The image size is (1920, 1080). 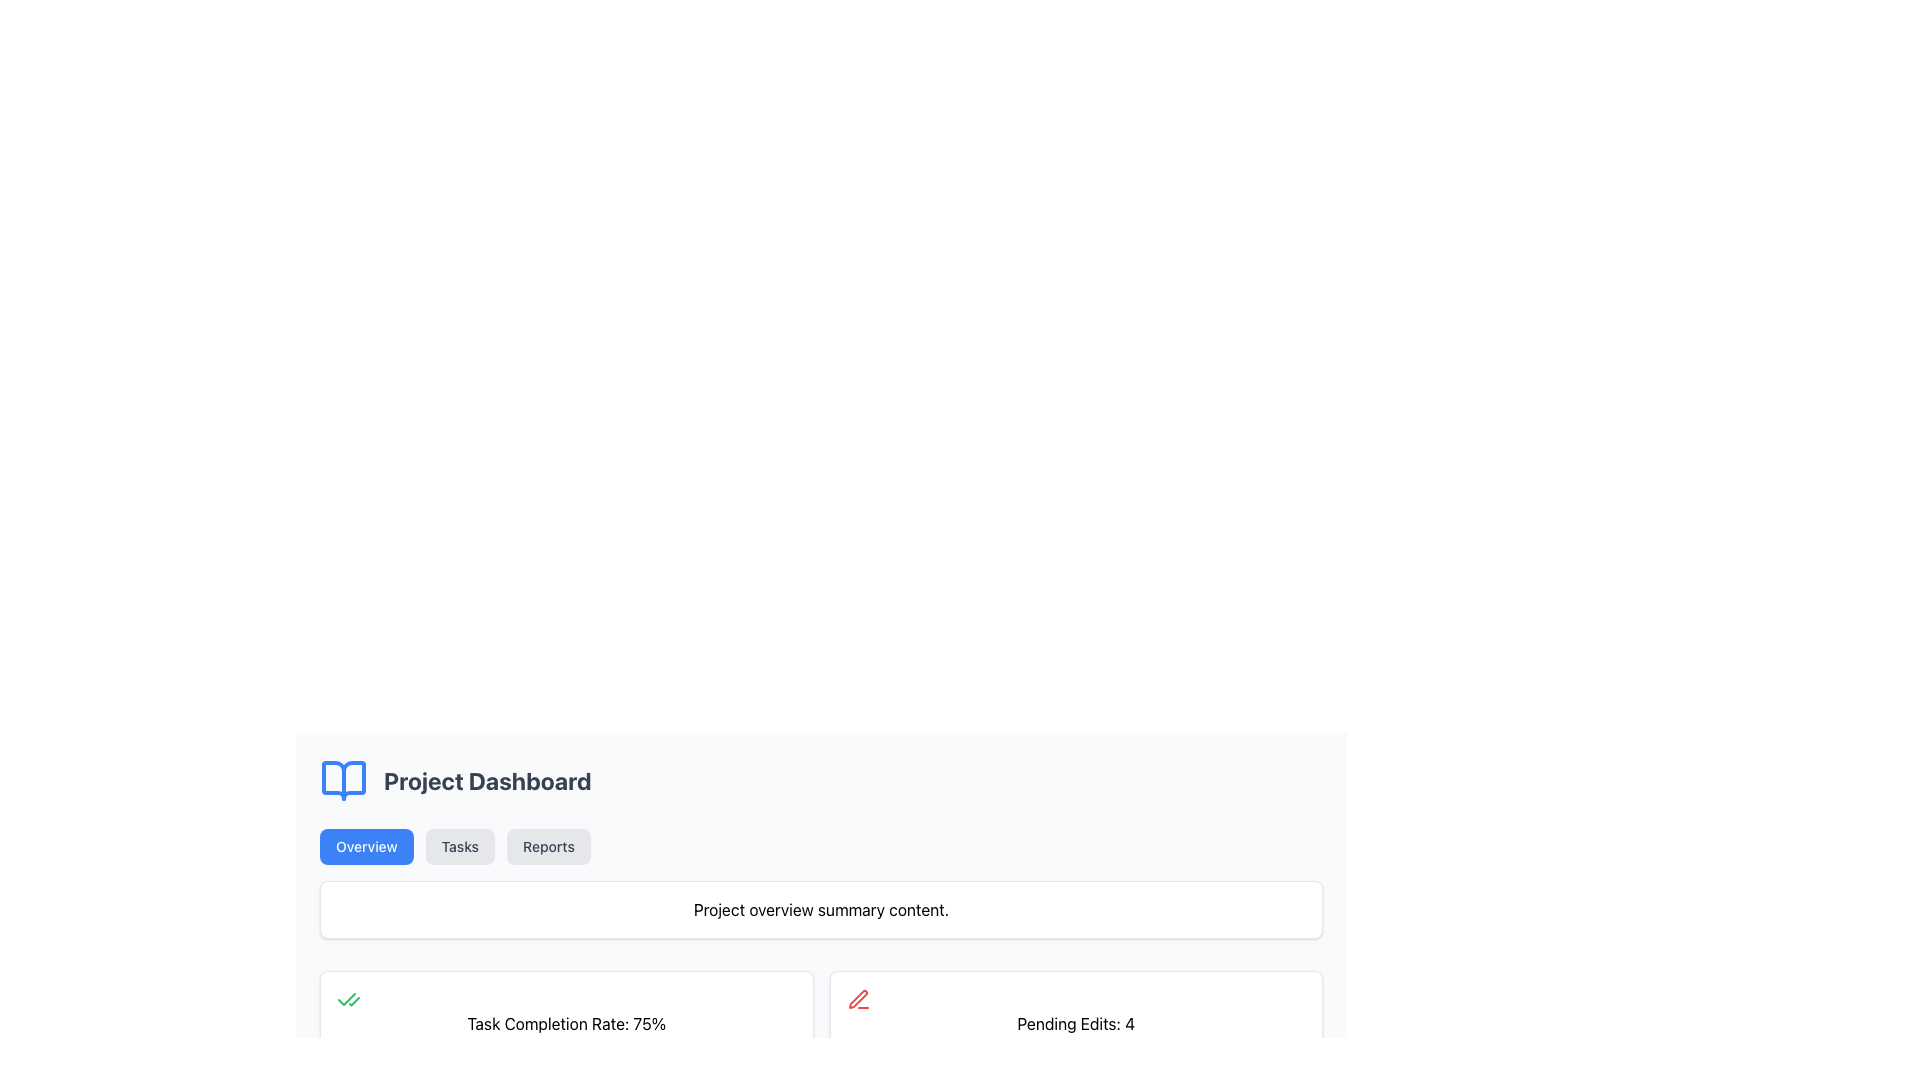 I want to click on the 'Tasks' navigational button located below the 'Project Dashboard' header to potentially see a tooltip, so click(x=459, y=847).